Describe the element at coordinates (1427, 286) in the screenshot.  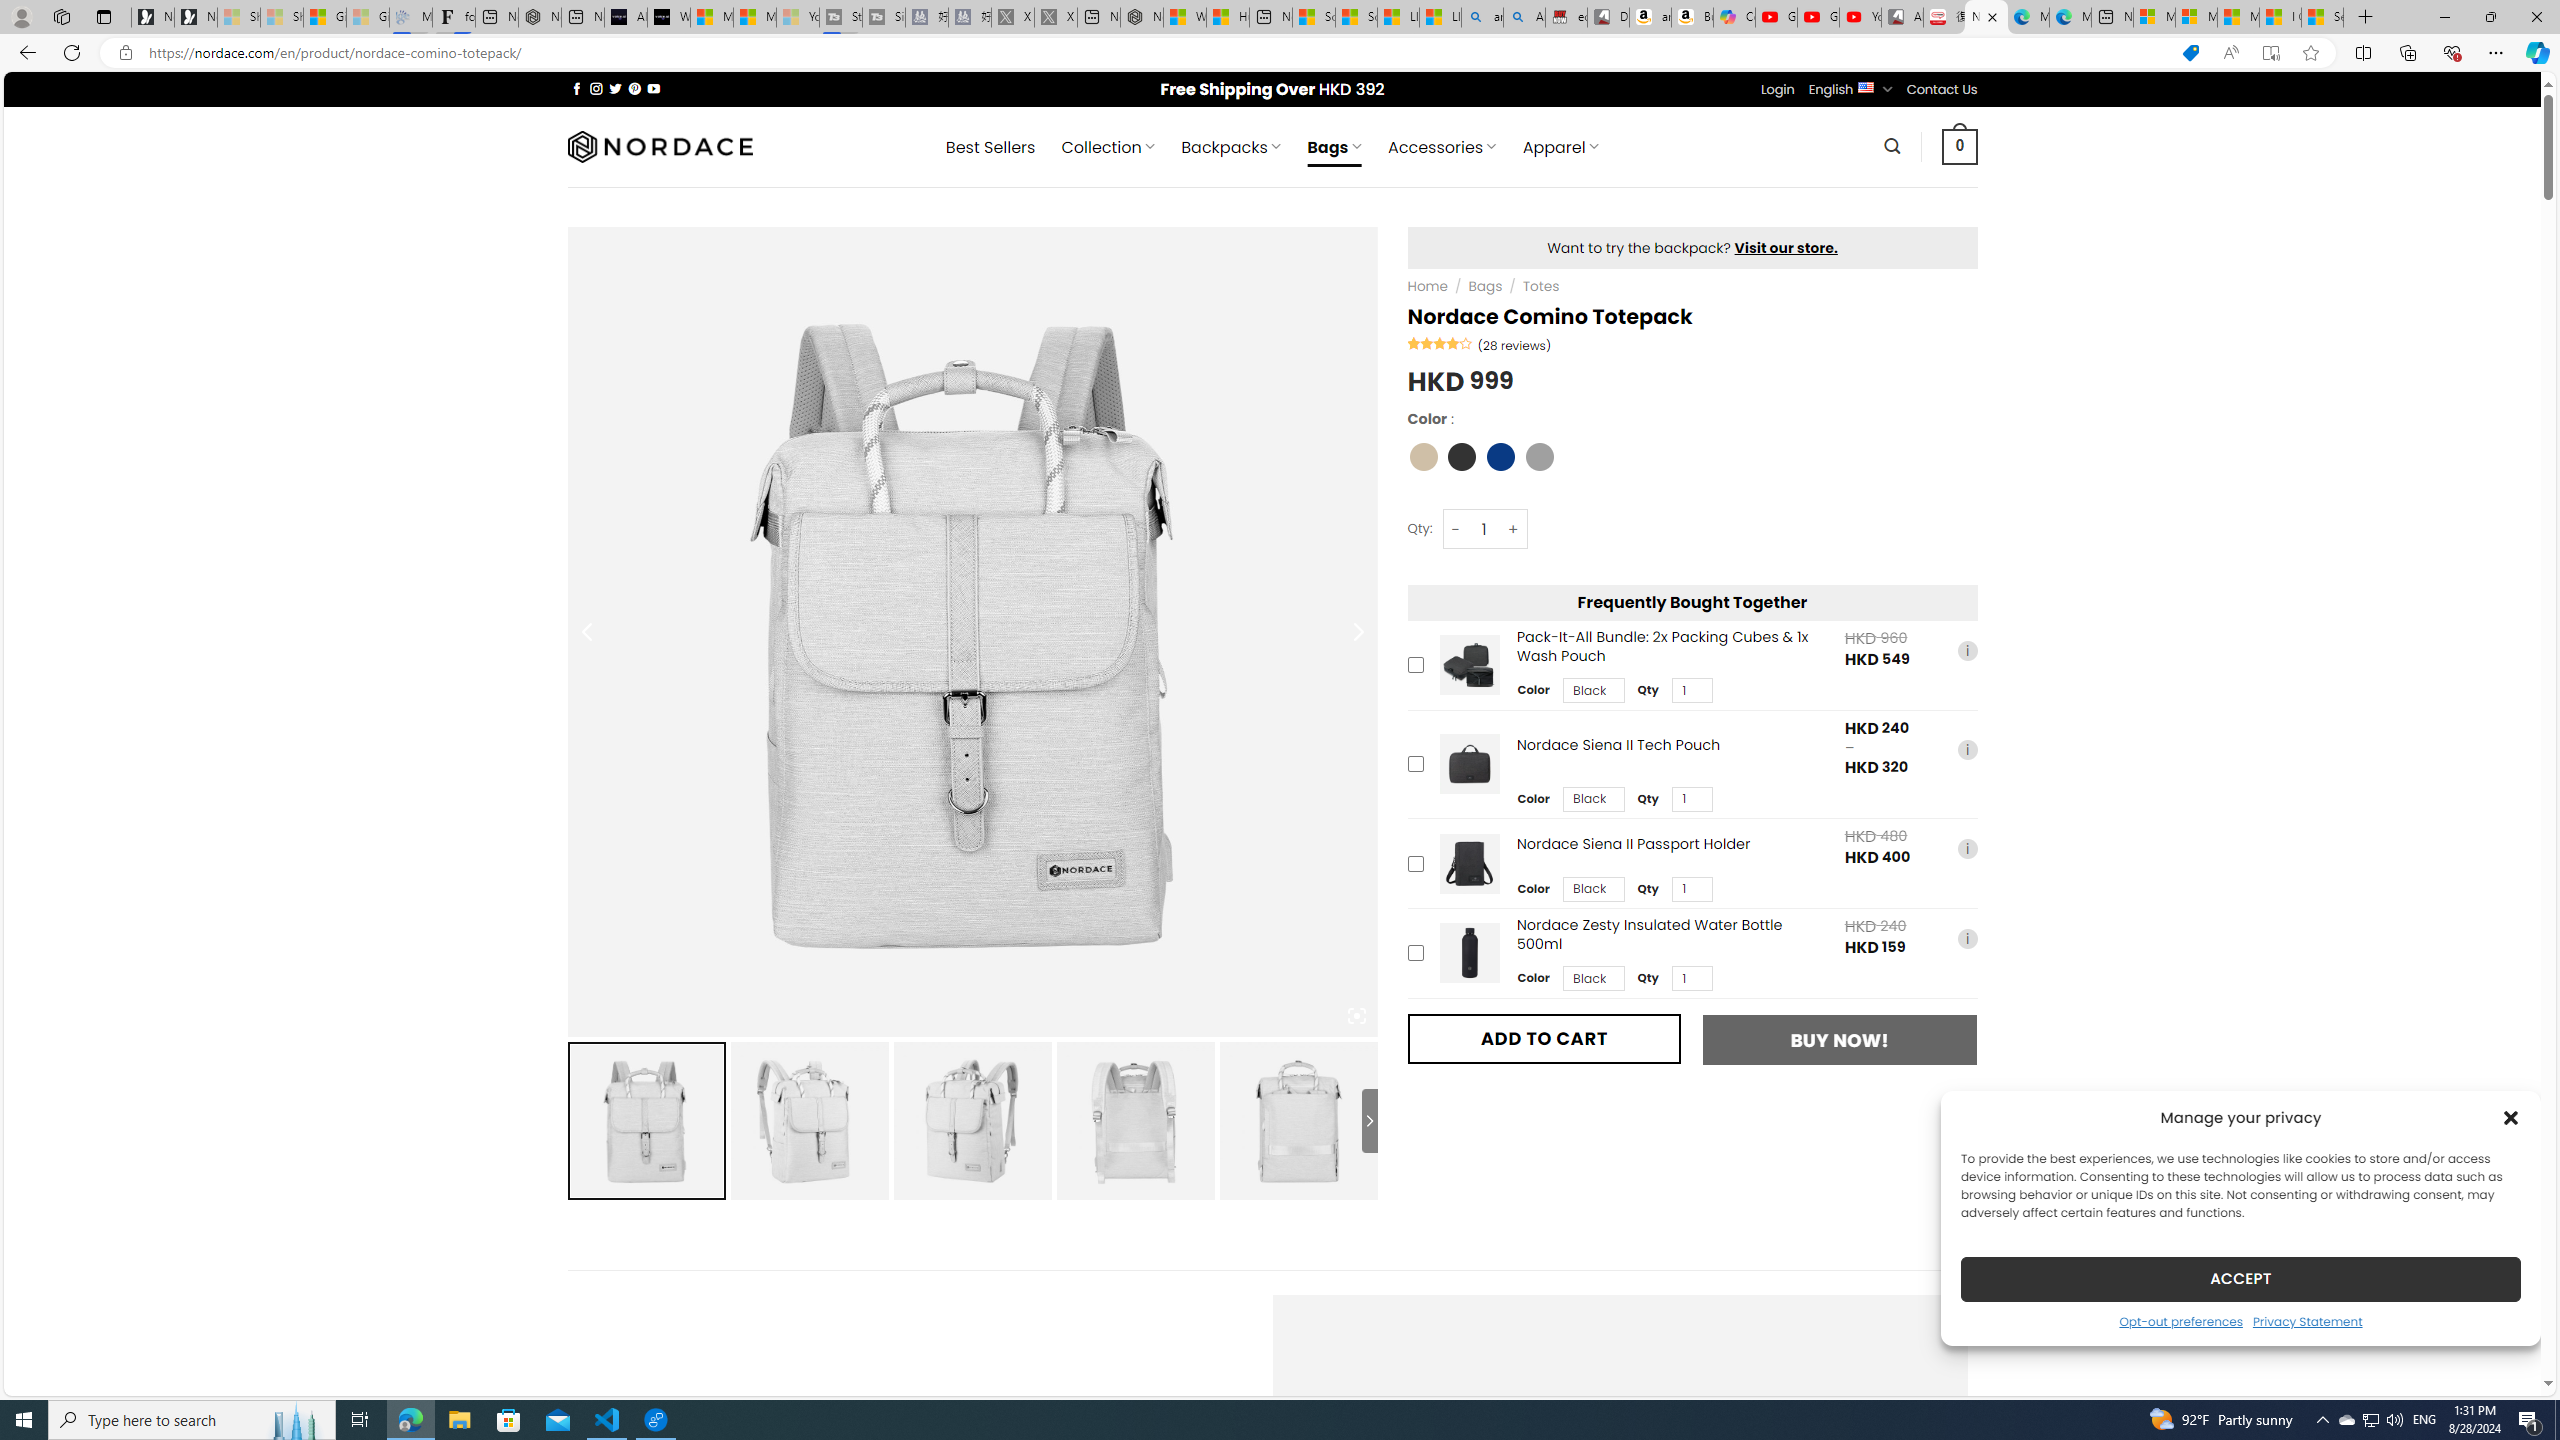
I see `'Home'` at that location.